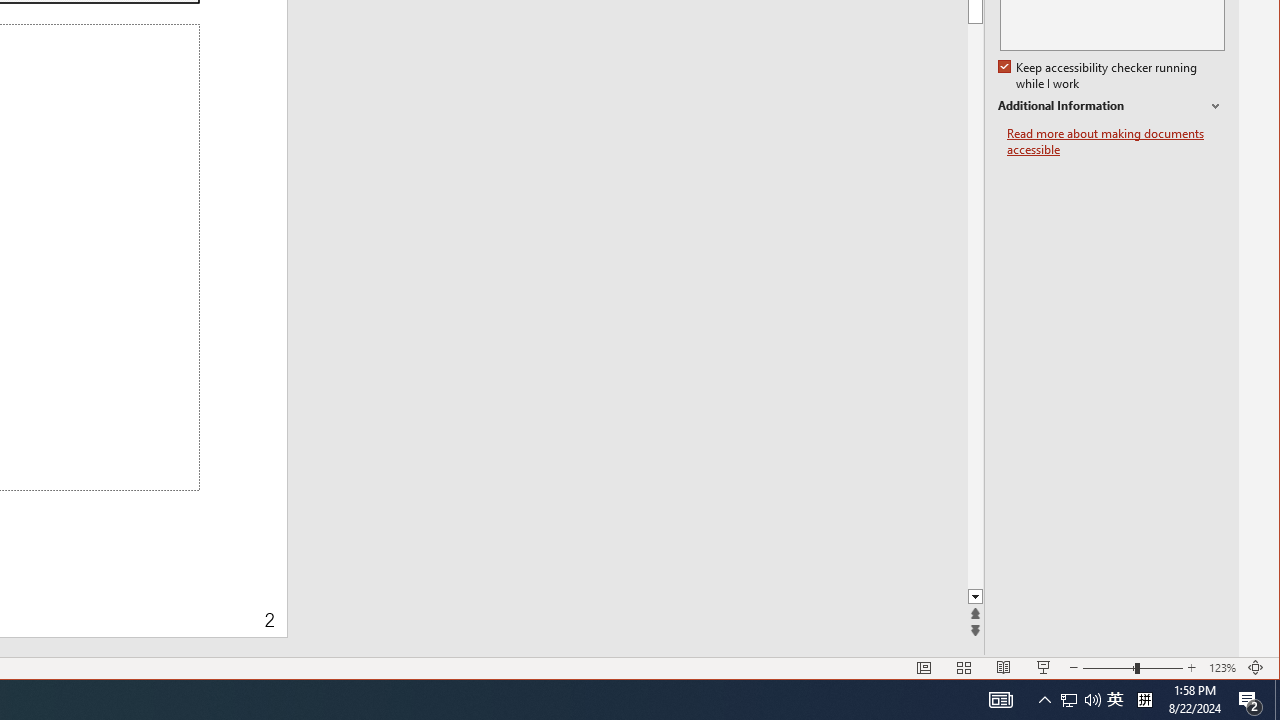  I want to click on 'Q2790: 100%', so click(1092, 698).